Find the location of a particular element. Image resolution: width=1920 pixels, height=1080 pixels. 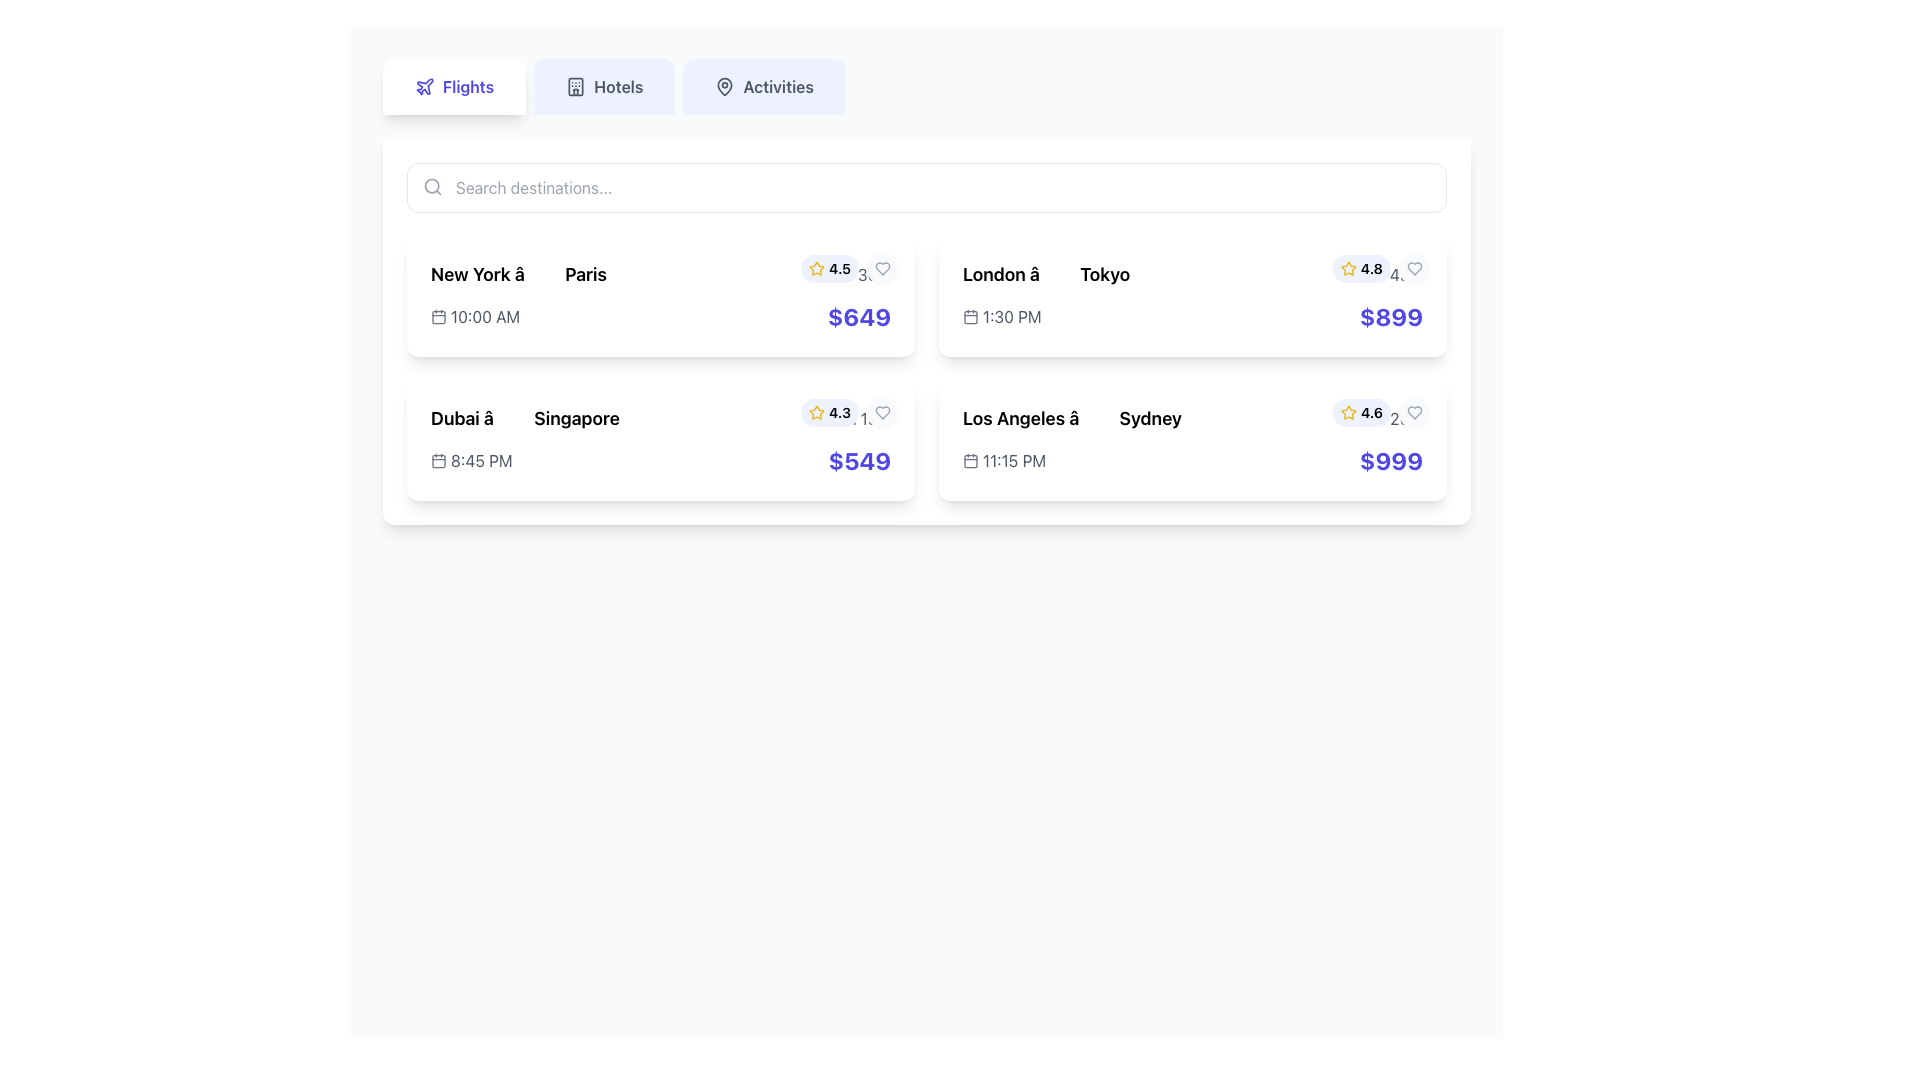

travel information displayed in the informational display element located at the top of the rightmost card in the travel listing section, showing 'London → Tokyo' and '11h 45m' is located at coordinates (1193, 274).